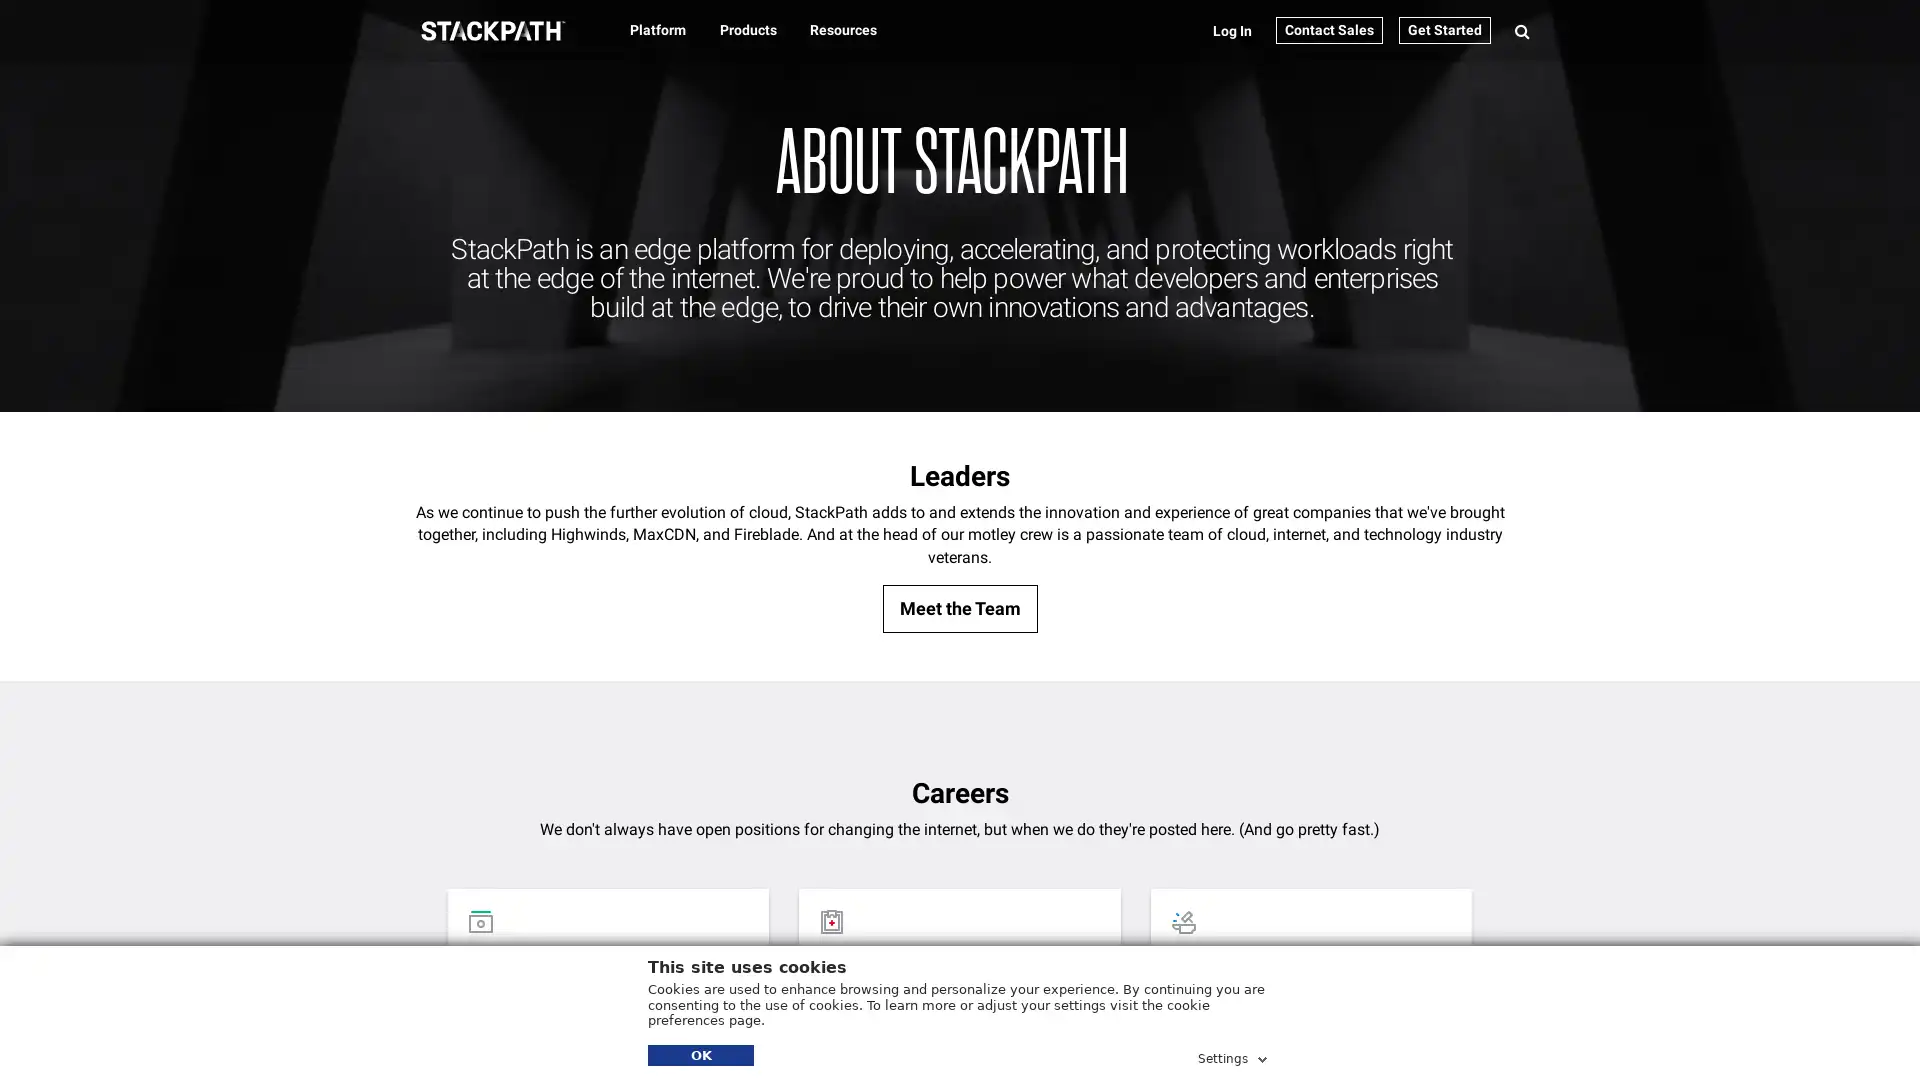 The image size is (1920, 1080). I want to click on Meet the Team, so click(958, 608).